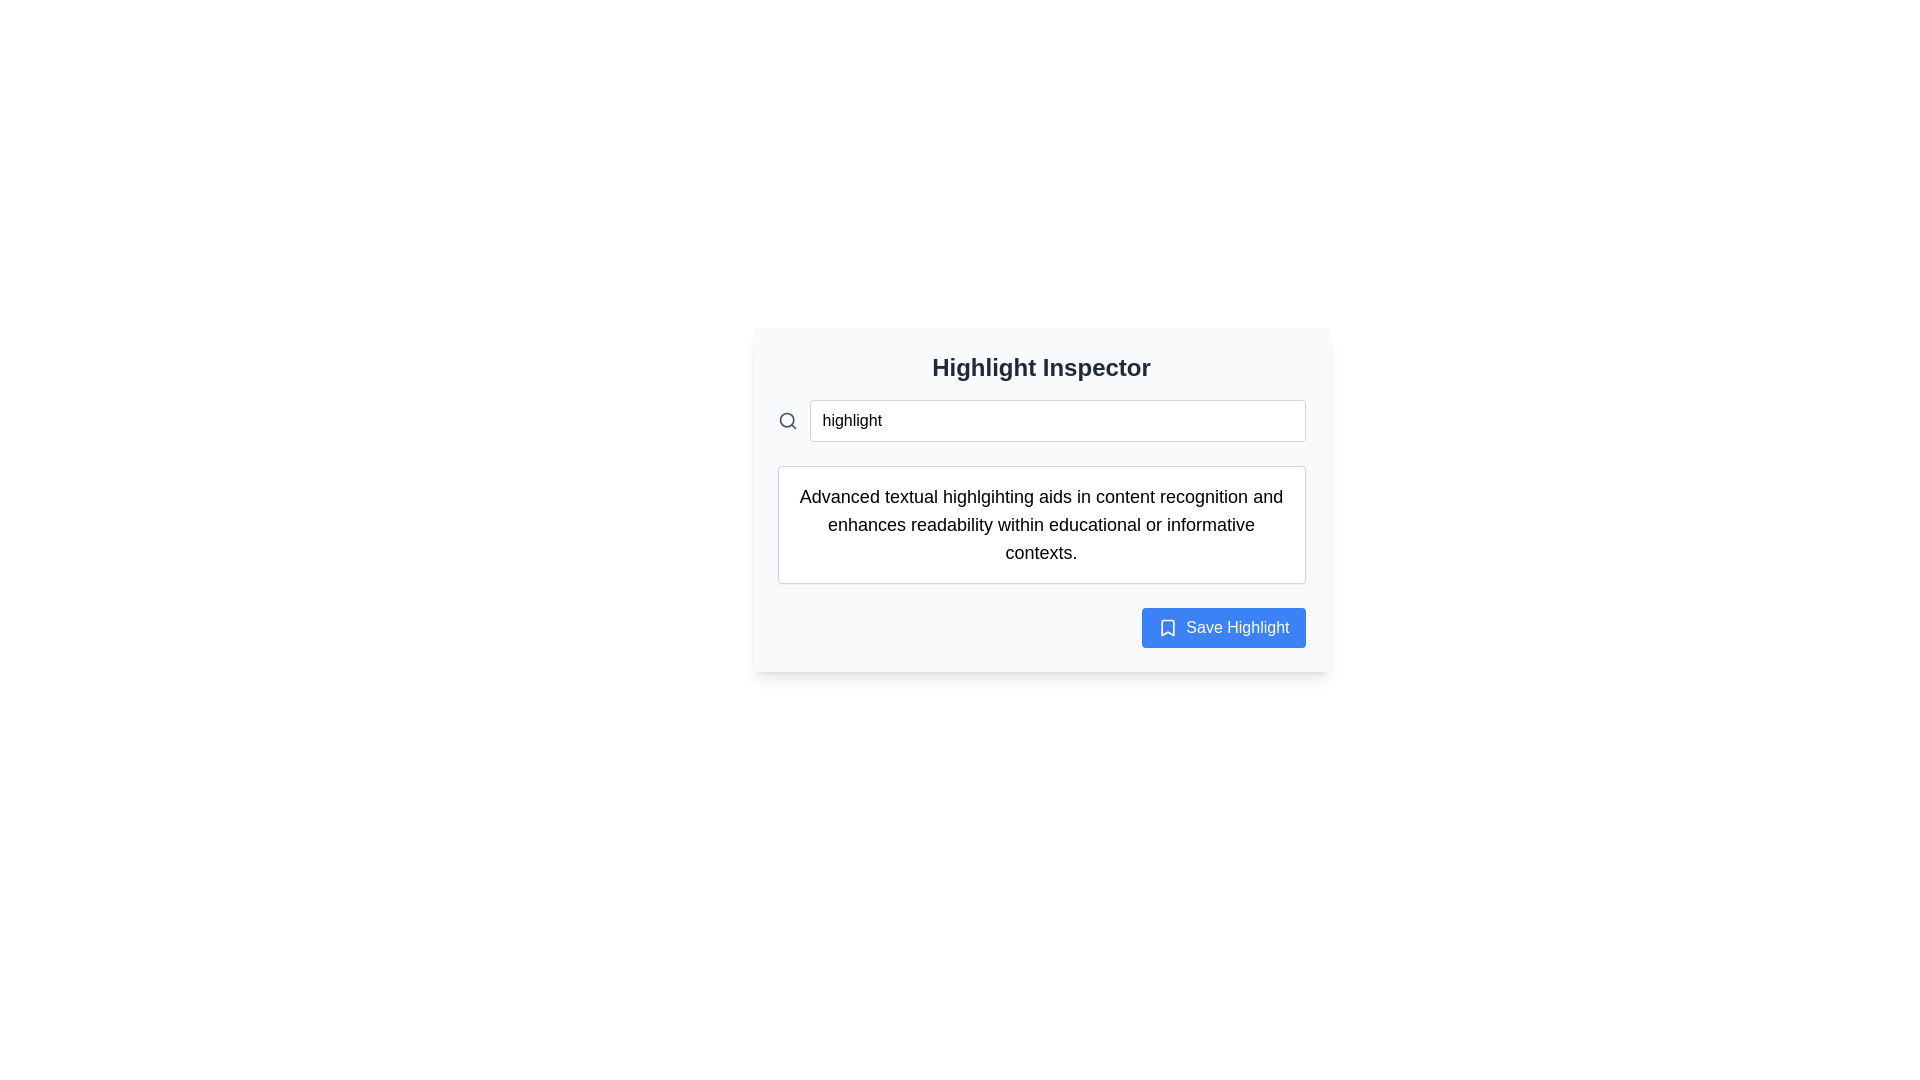 The width and height of the screenshot is (1920, 1080). What do you see at coordinates (1223, 627) in the screenshot?
I see `the save button located at the bottom right of the enclosing card` at bounding box center [1223, 627].